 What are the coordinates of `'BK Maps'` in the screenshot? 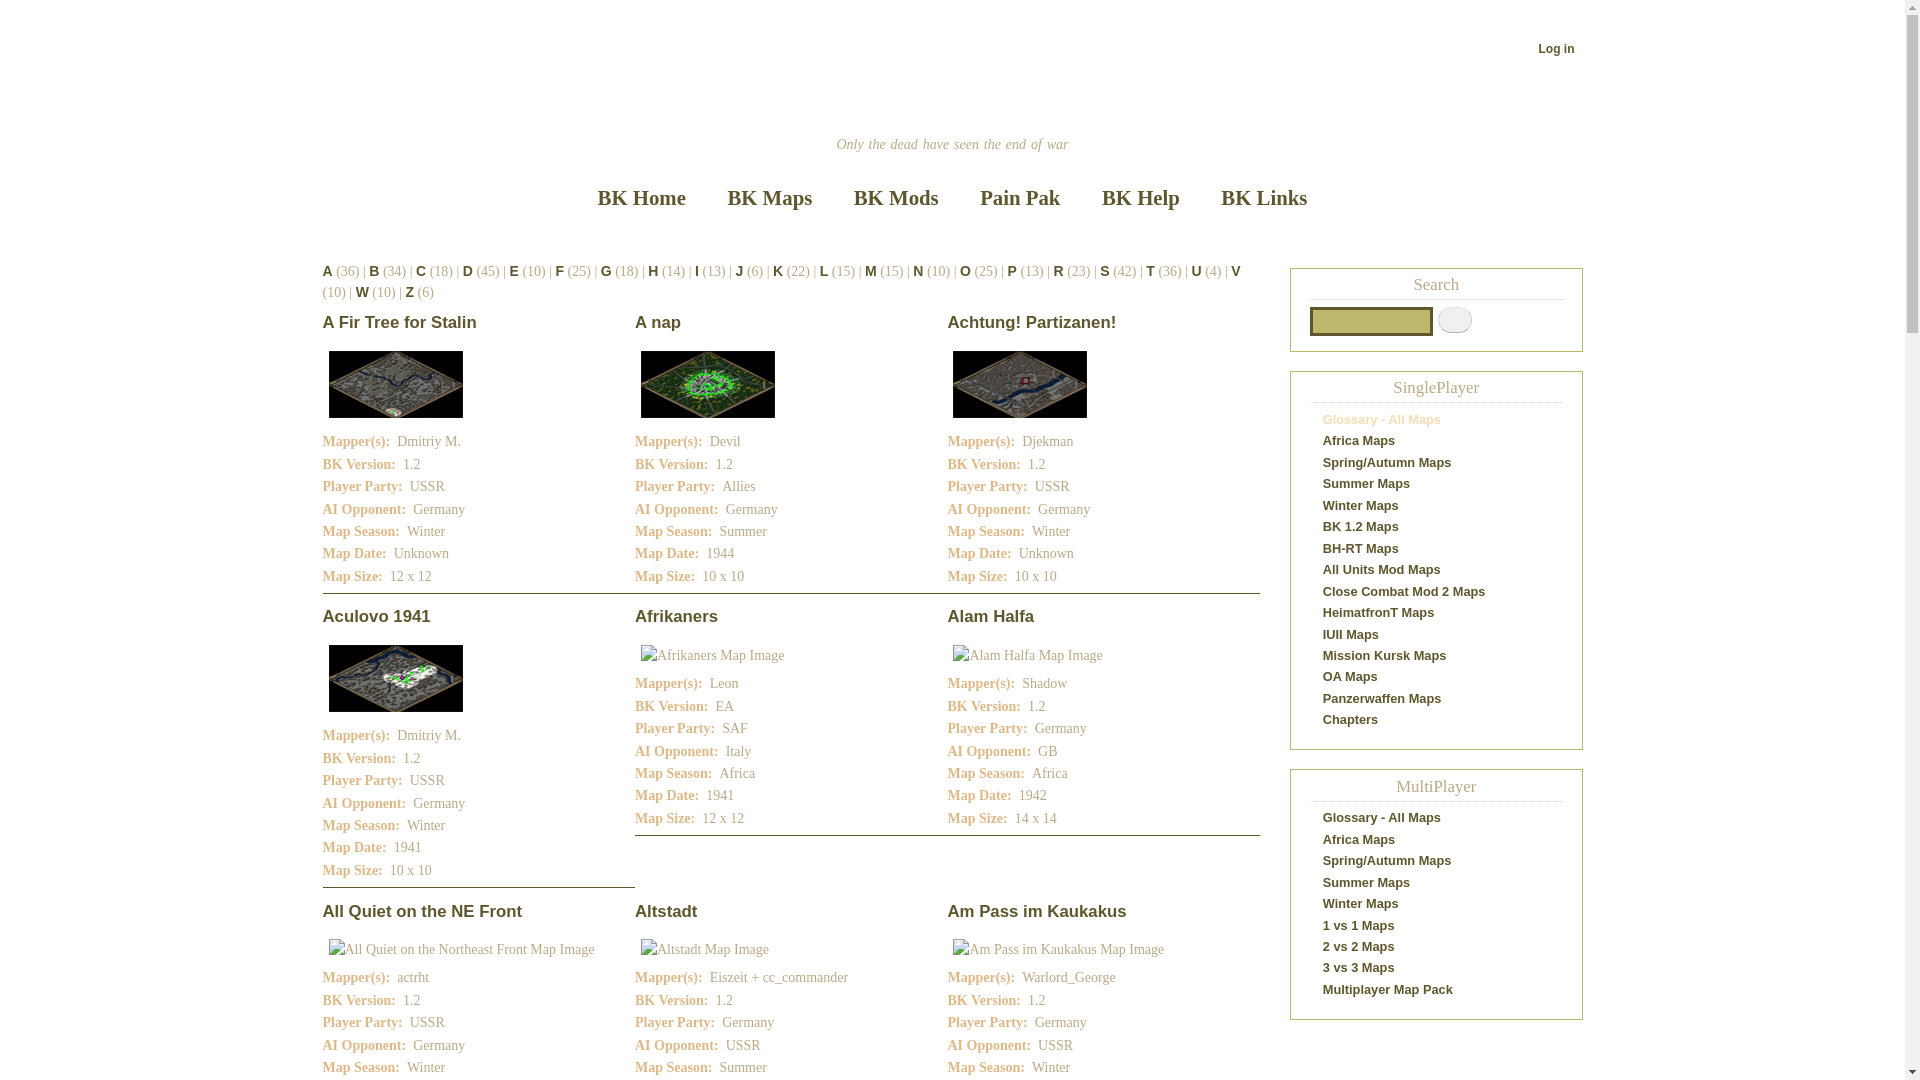 It's located at (768, 197).